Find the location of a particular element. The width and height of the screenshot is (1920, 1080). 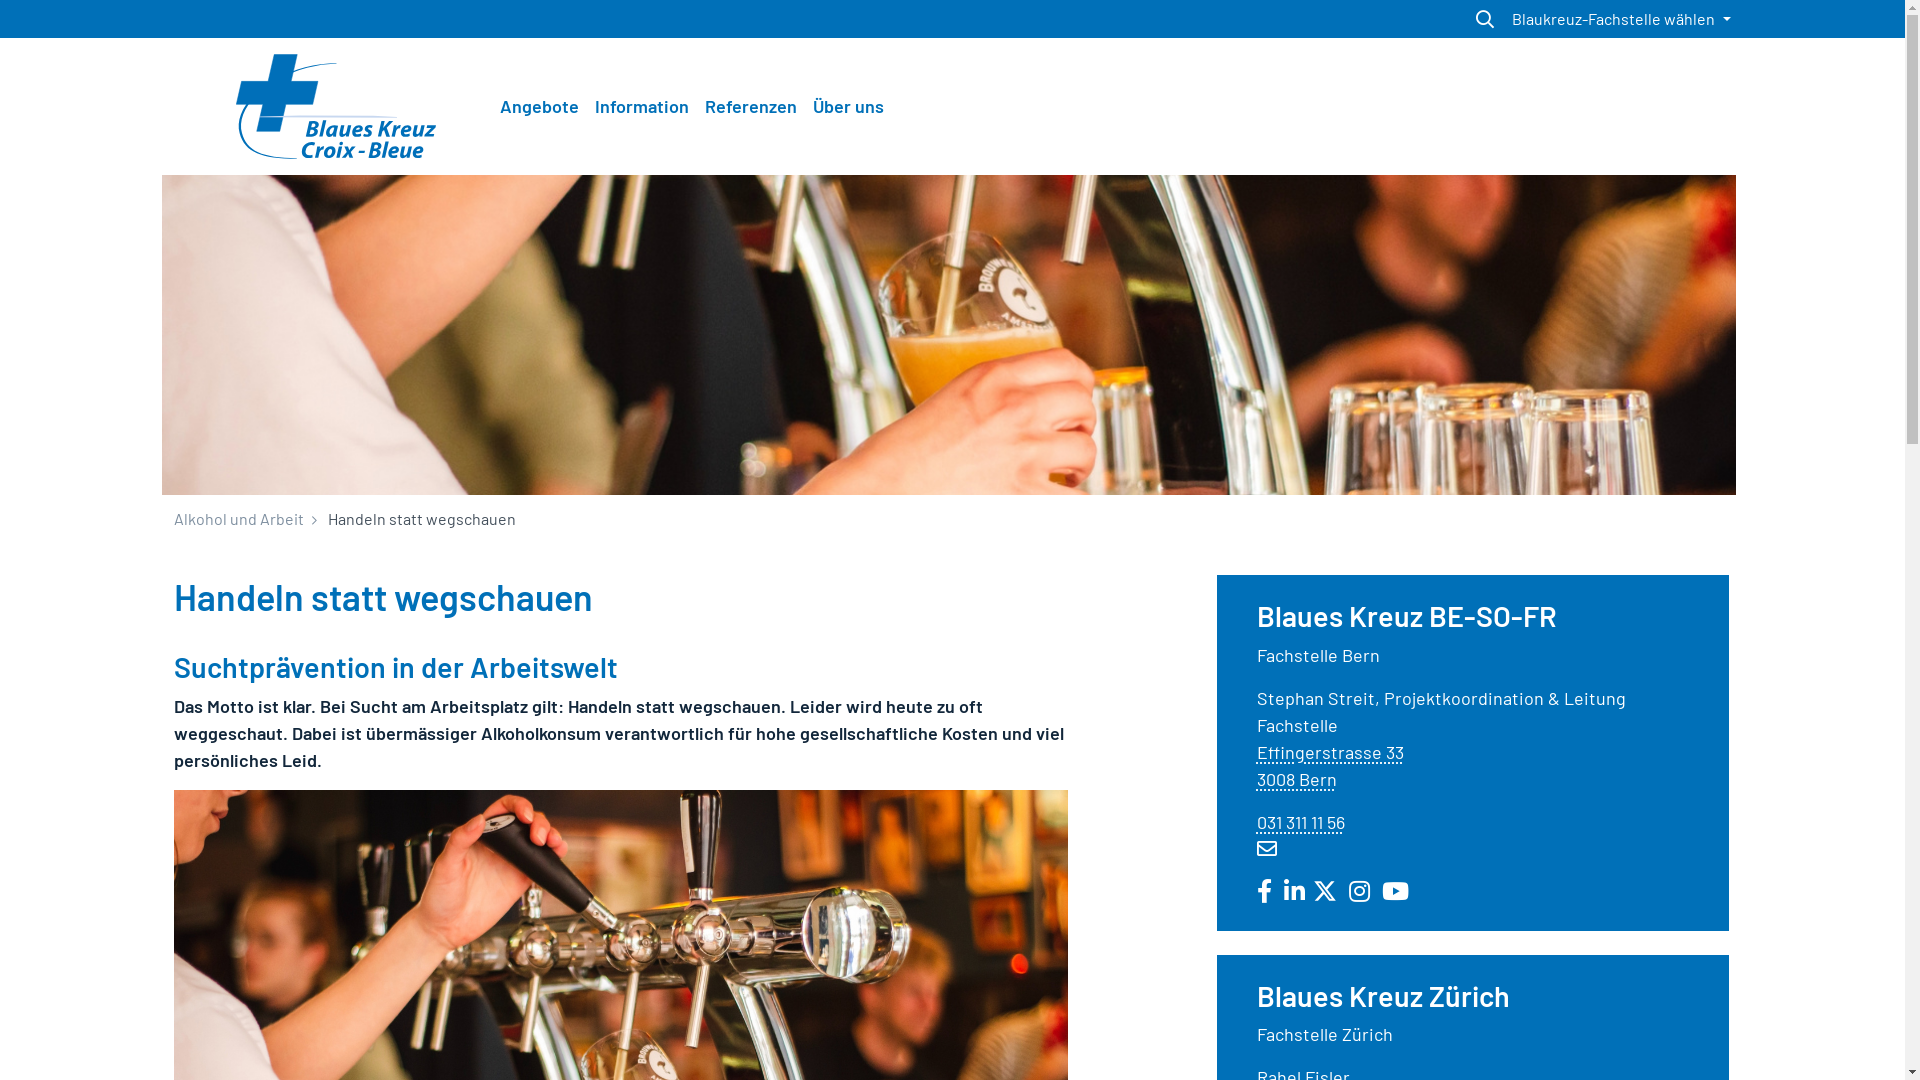

'Alkohol und Arbeit' is located at coordinates (239, 517).